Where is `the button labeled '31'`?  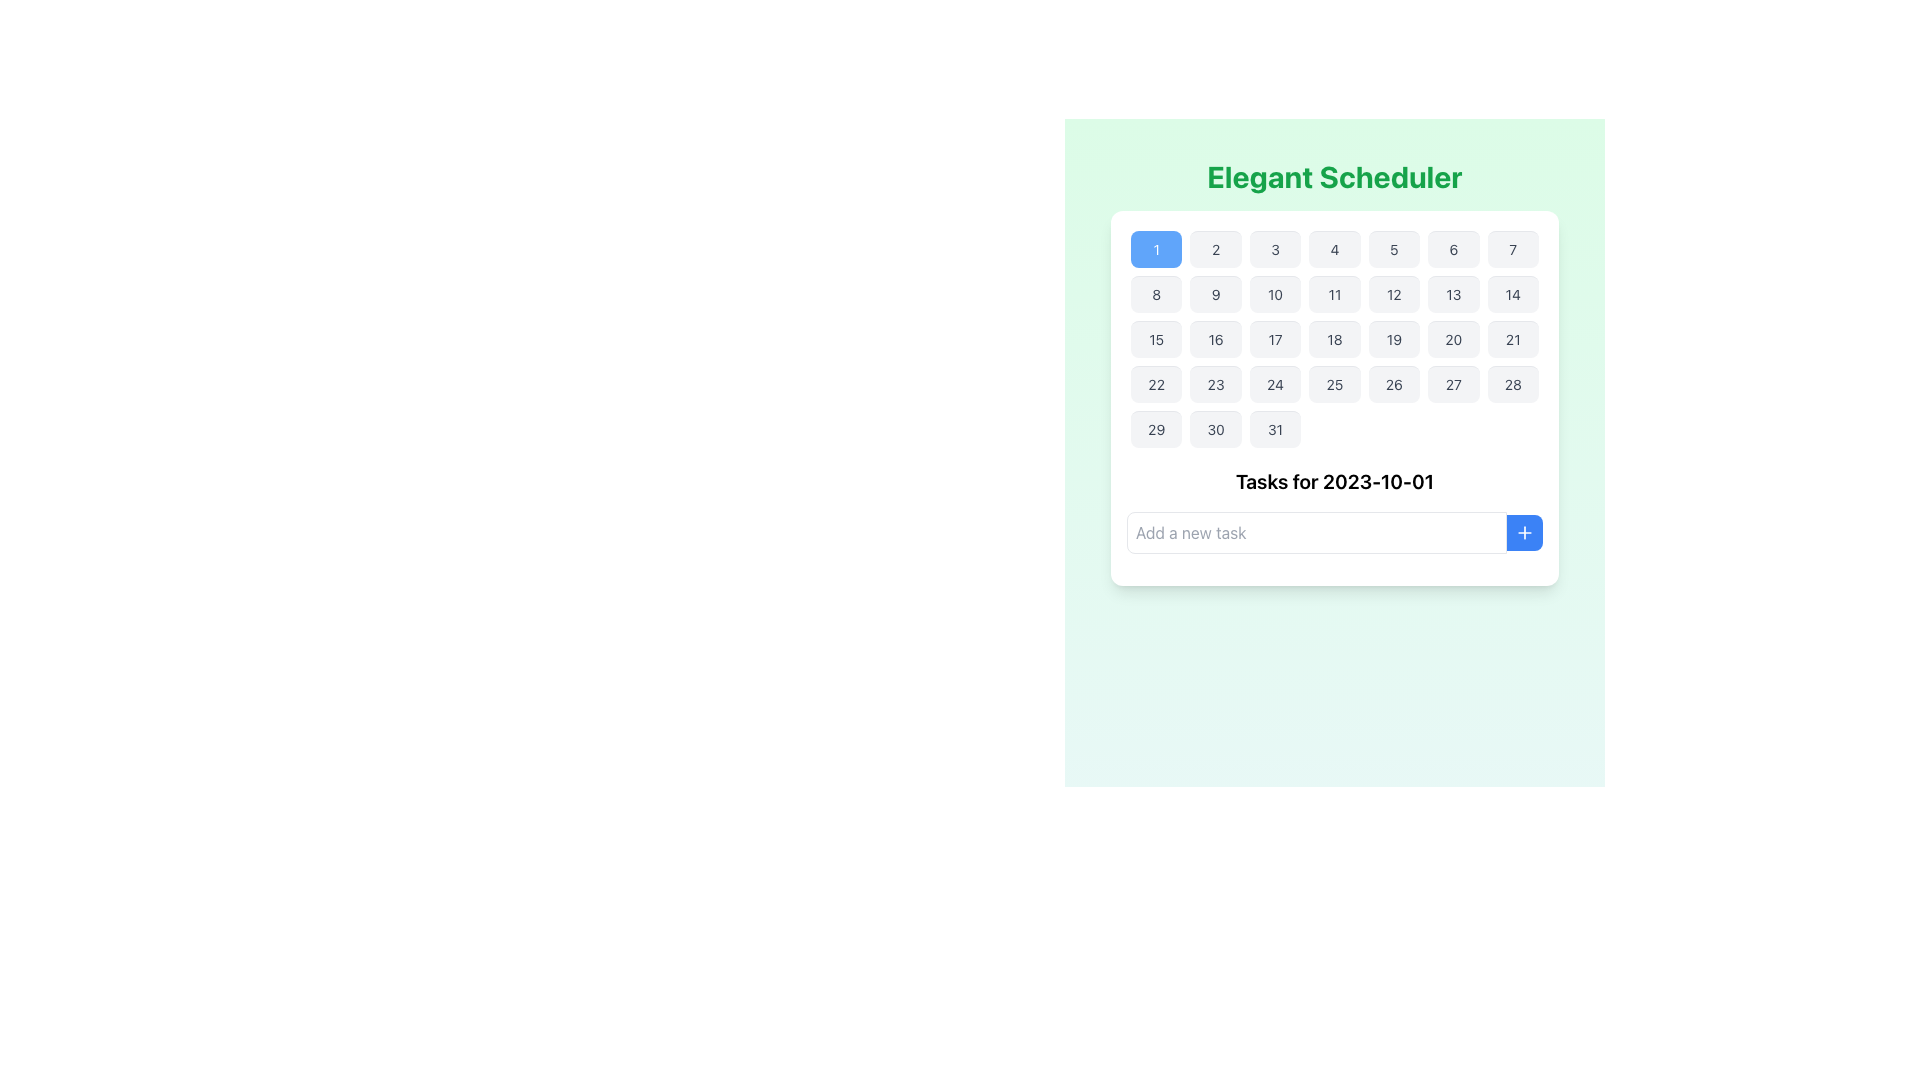
the button labeled '31' is located at coordinates (1274, 428).